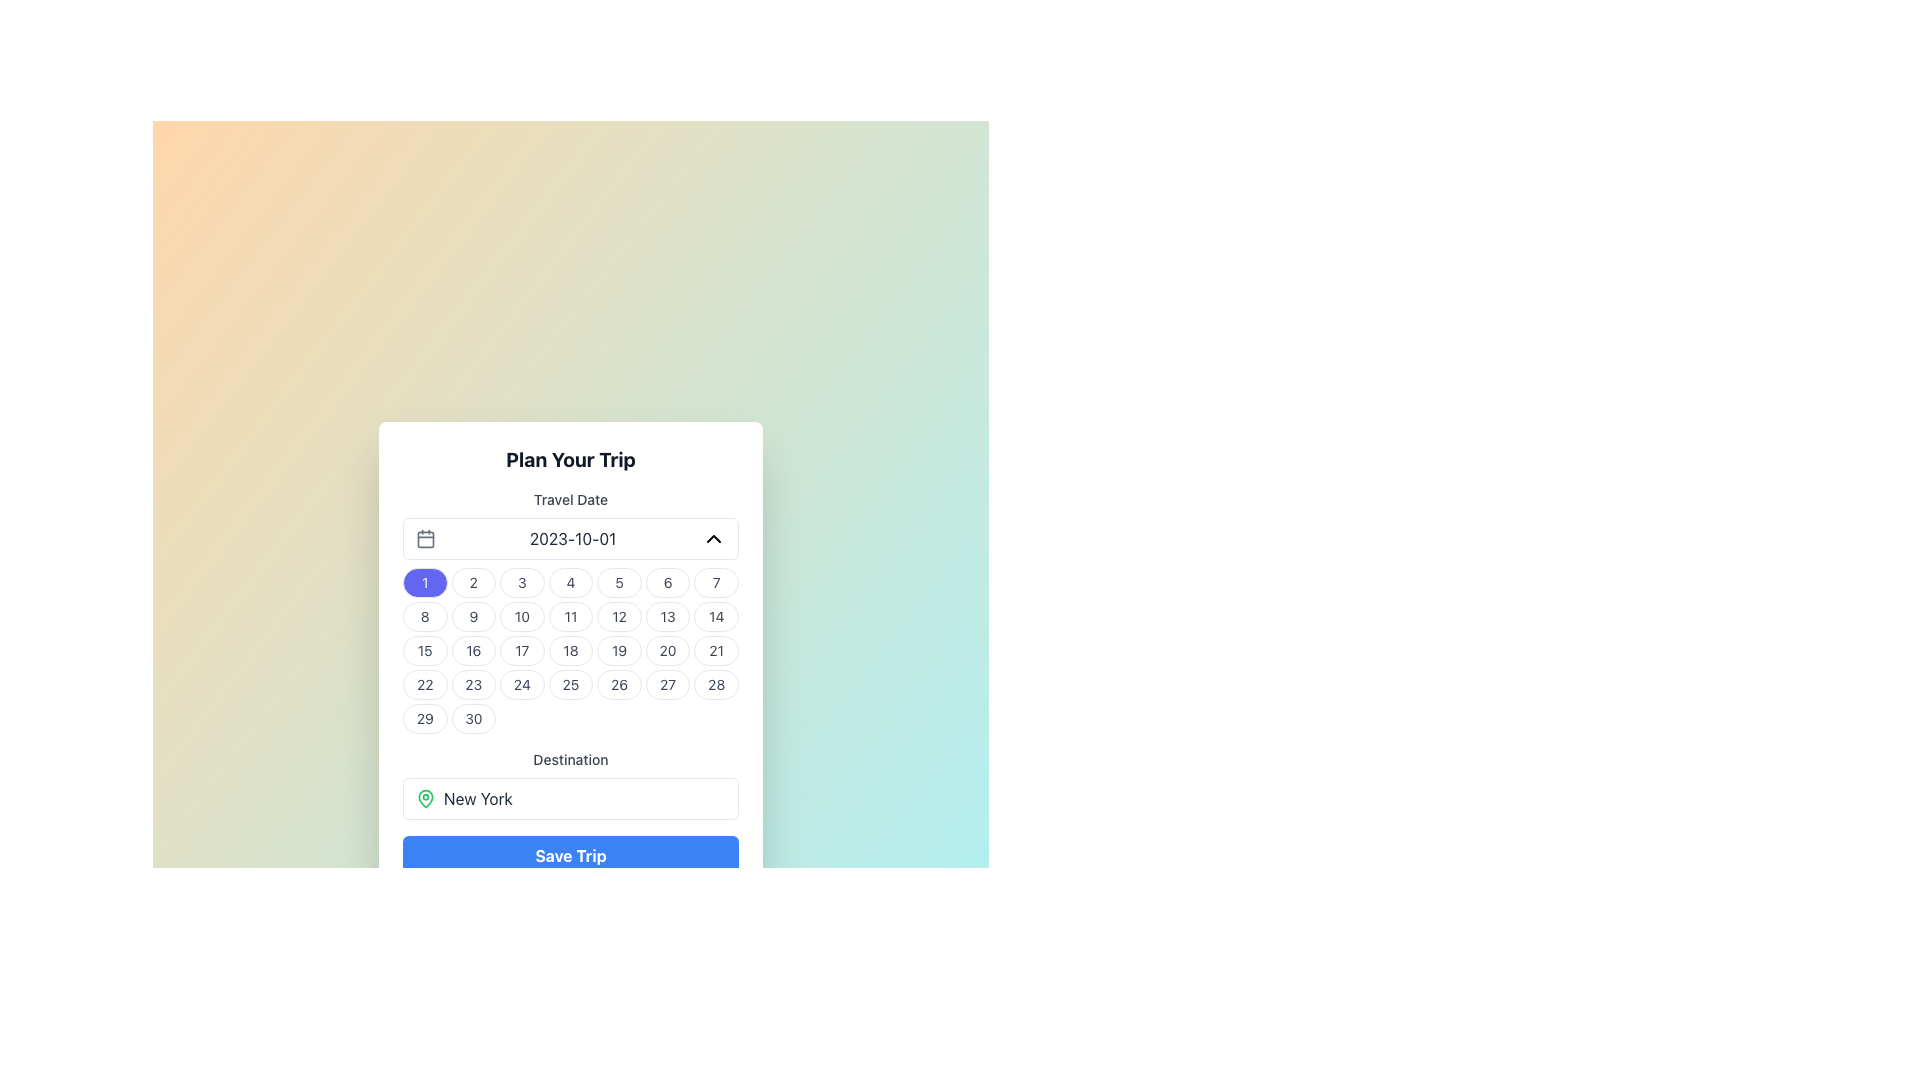 The width and height of the screenshot is (1920, 1080). Describe the element at coordinates (570, 538) in the screenshot. I see `the interactive date selection bar located below the 'Travel Date' label` at that location.